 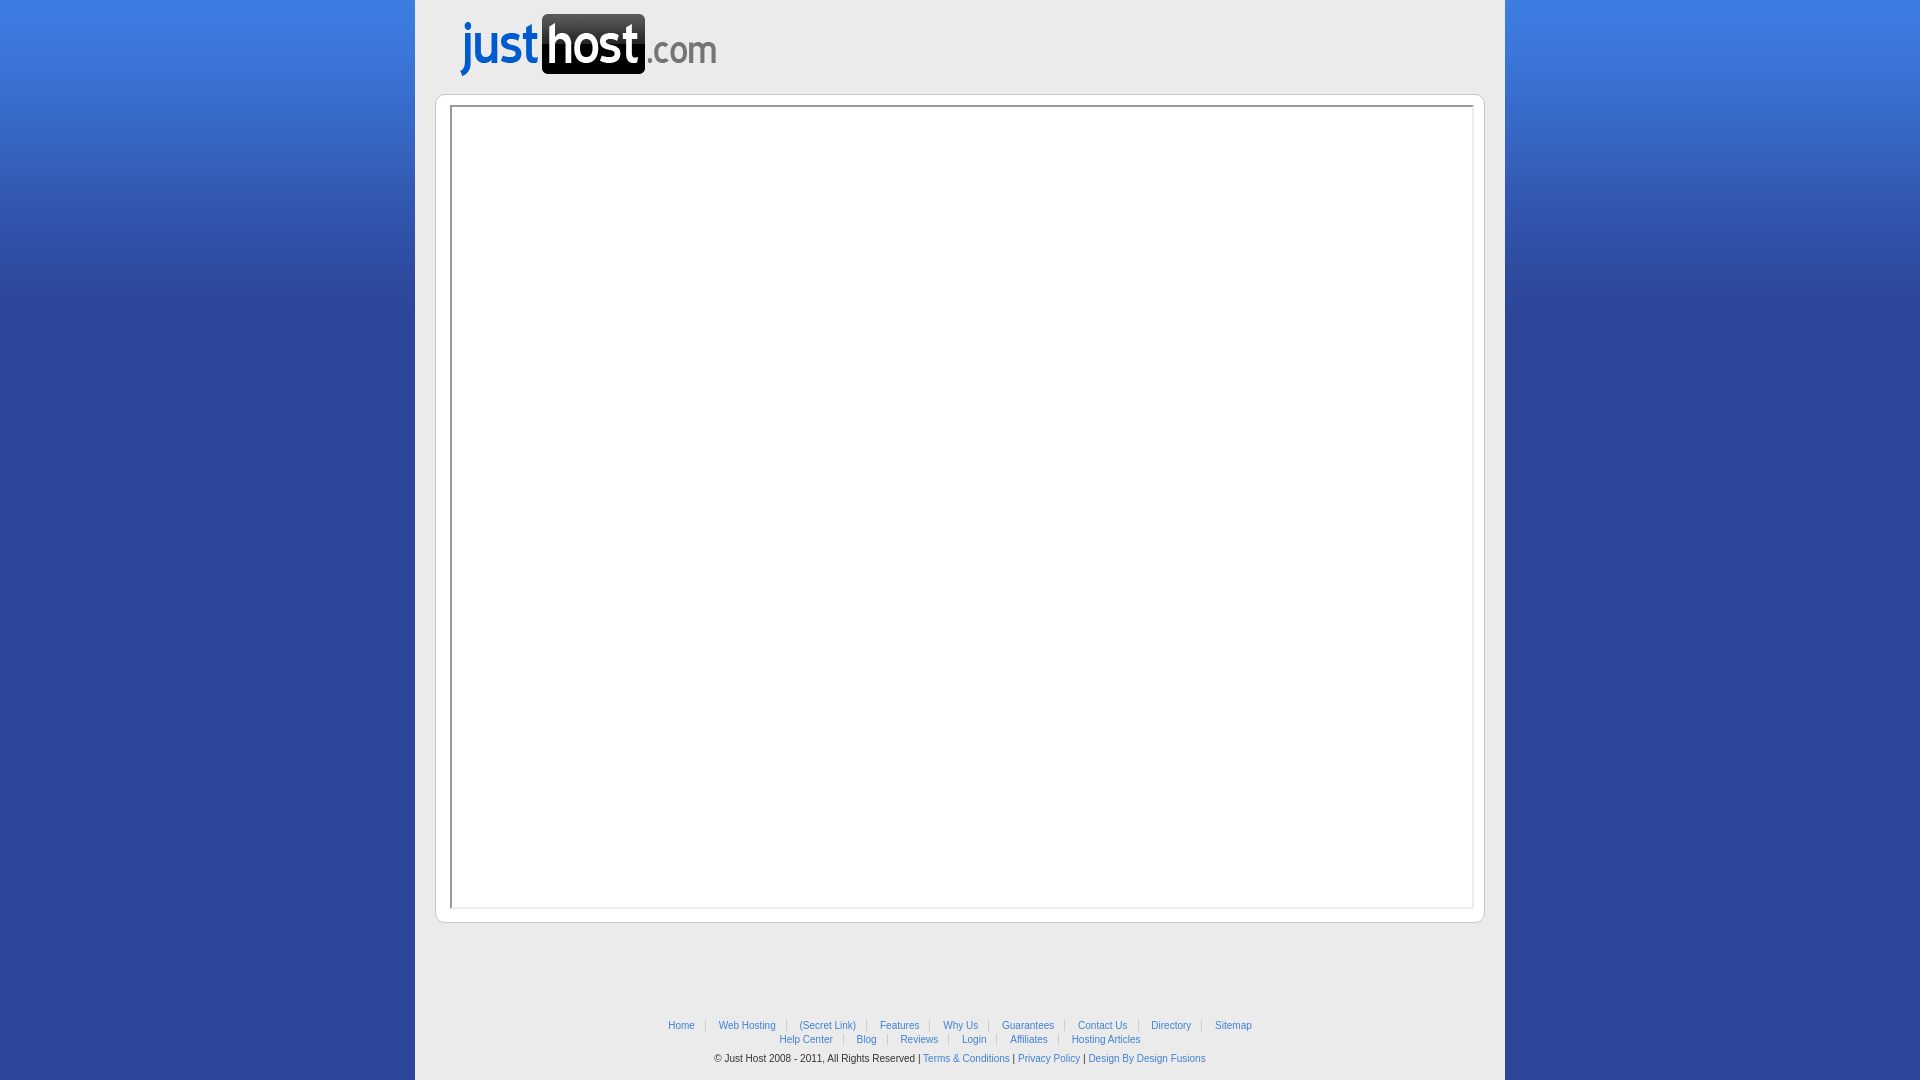 I want to click on 'Sitemap', so click(x=1232, y=1025).